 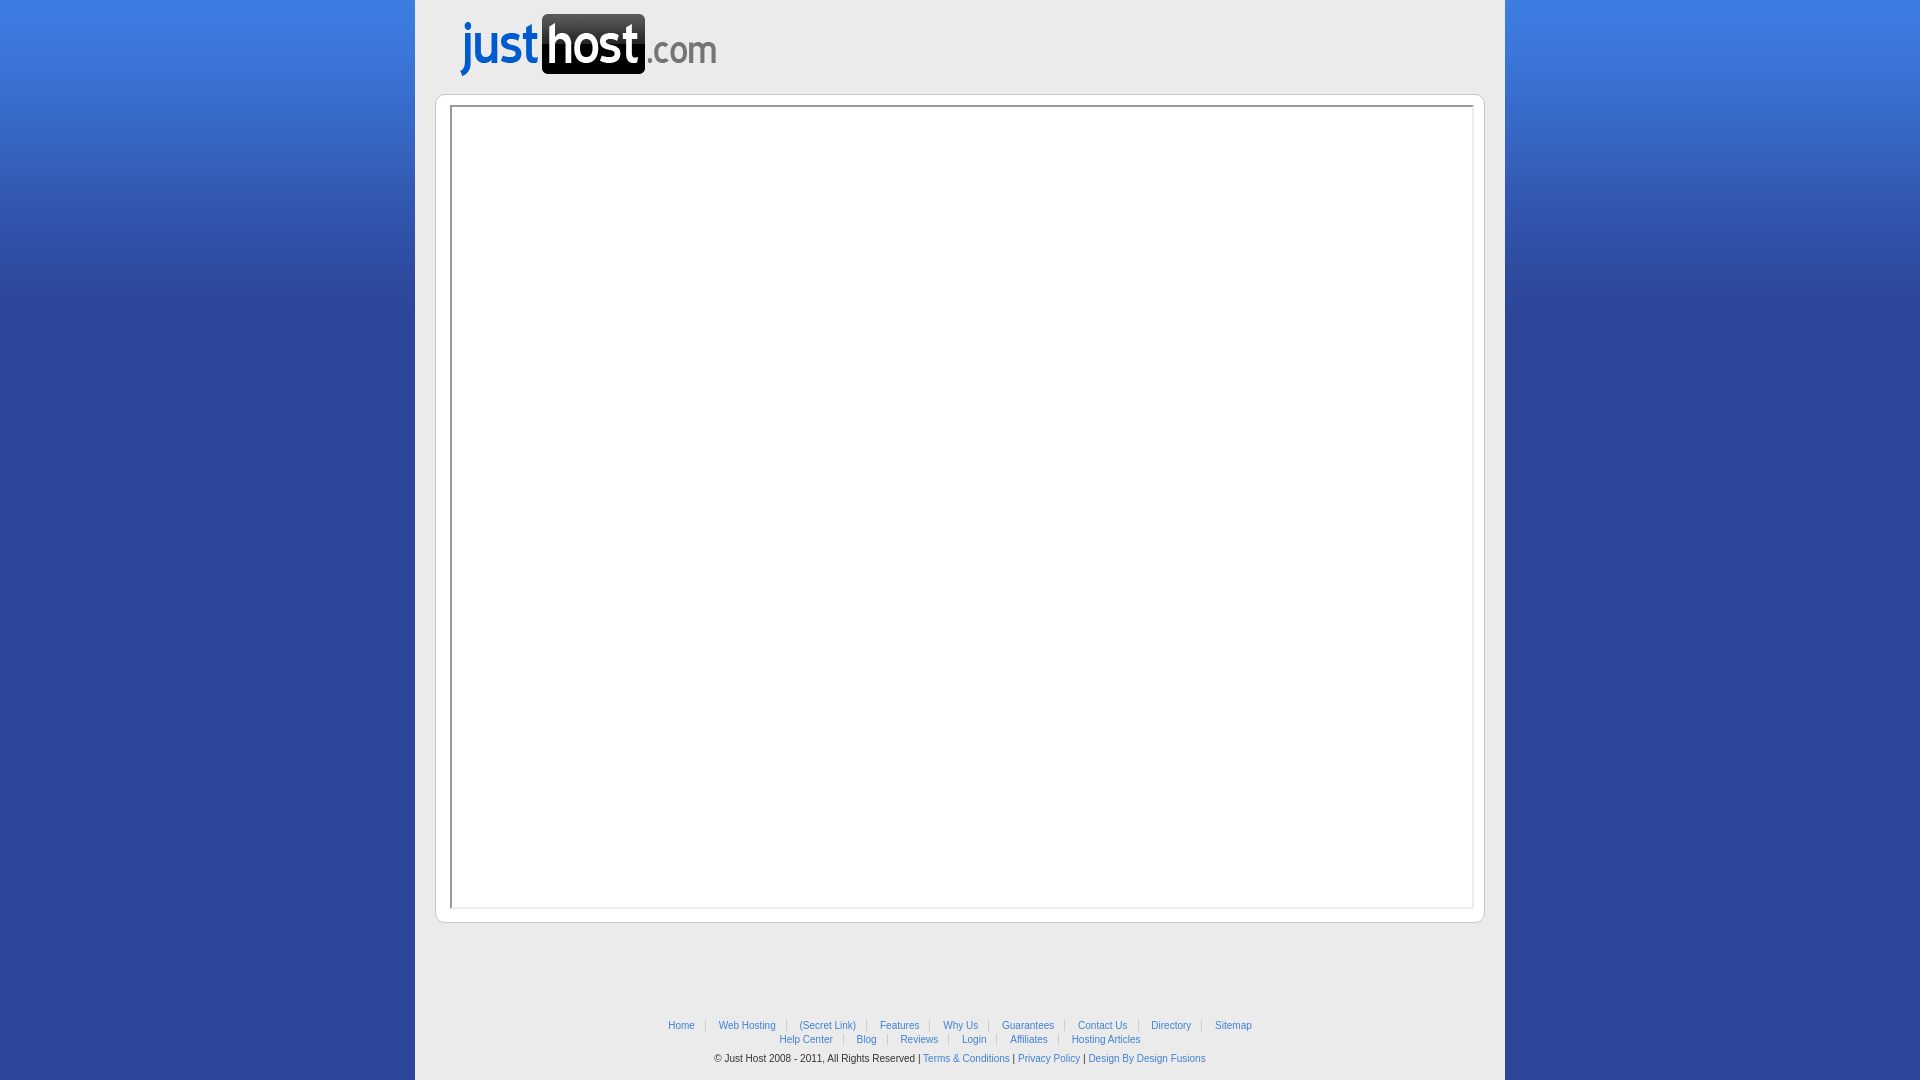 I want to click on 'Sitemap', so click(x=1232, y=1025).